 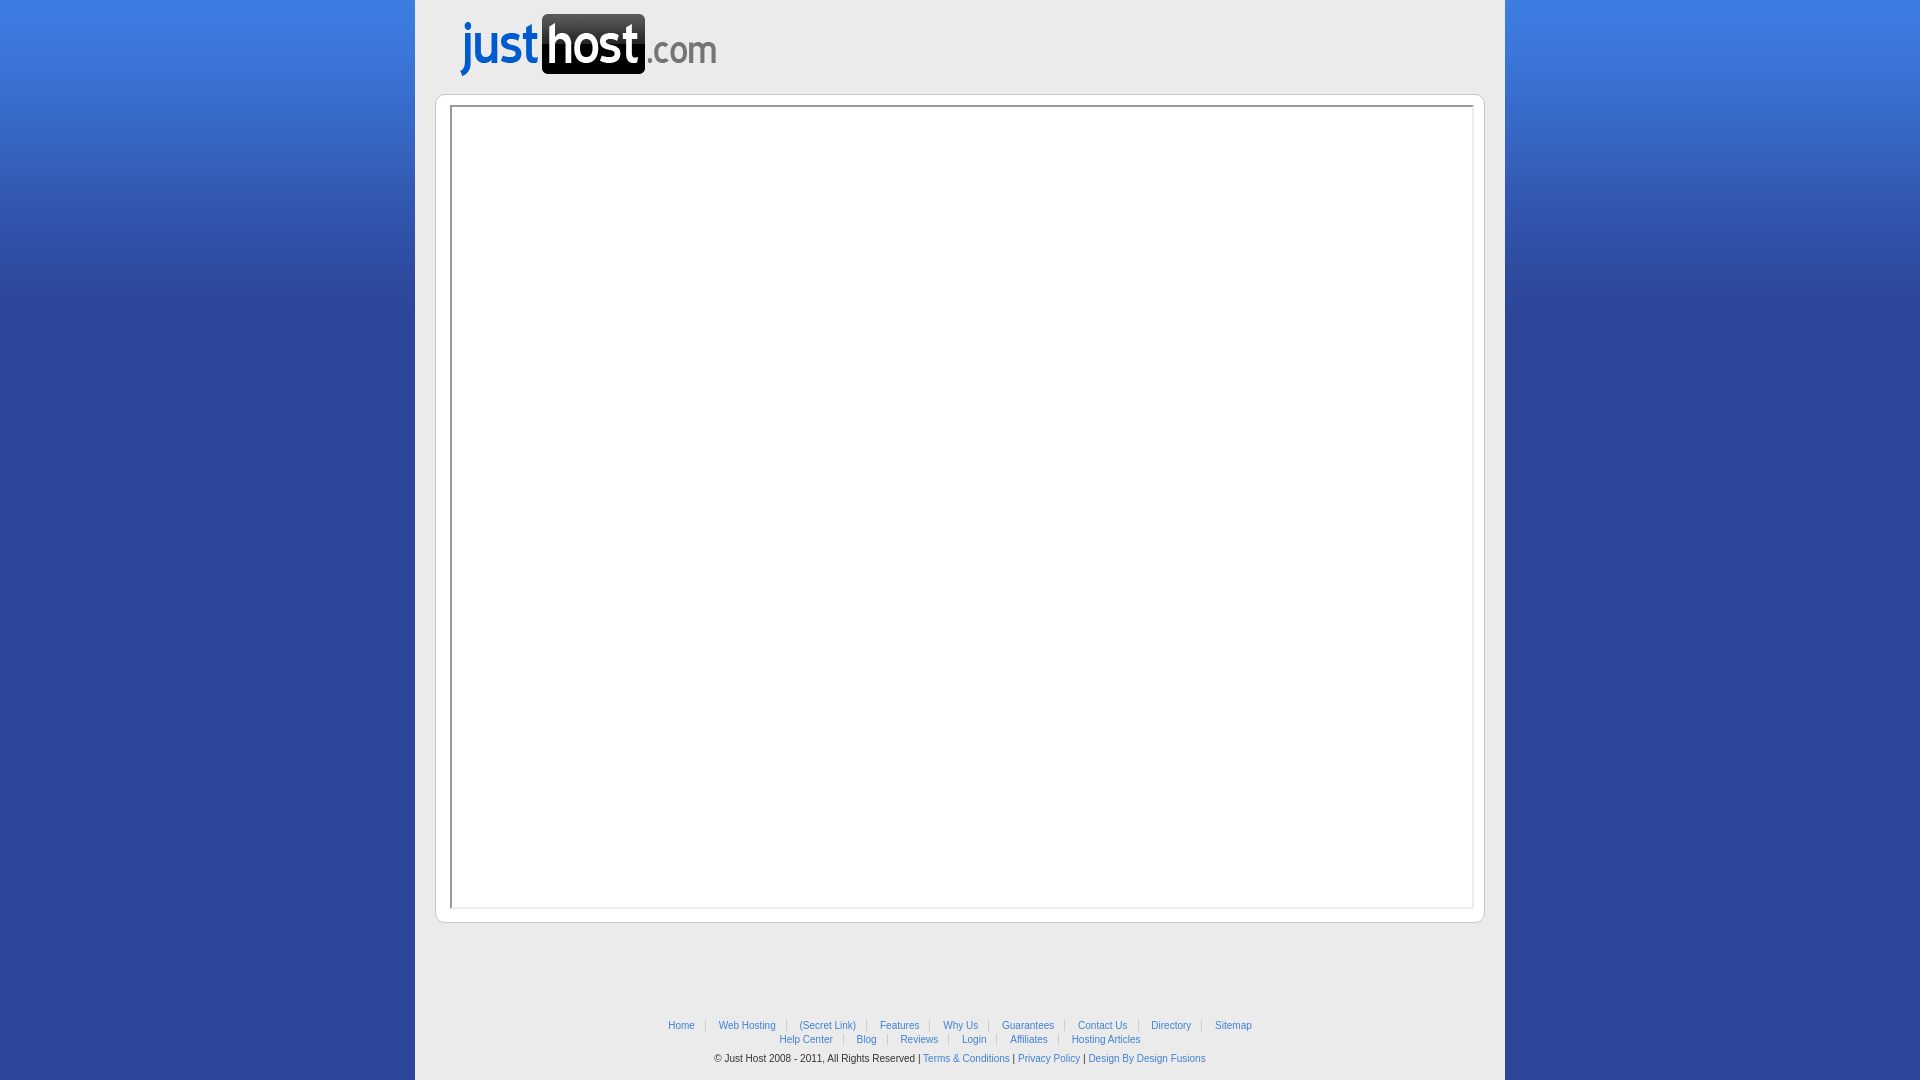 I want to click on 'Sitemap', so click(x=1232, y=1025).